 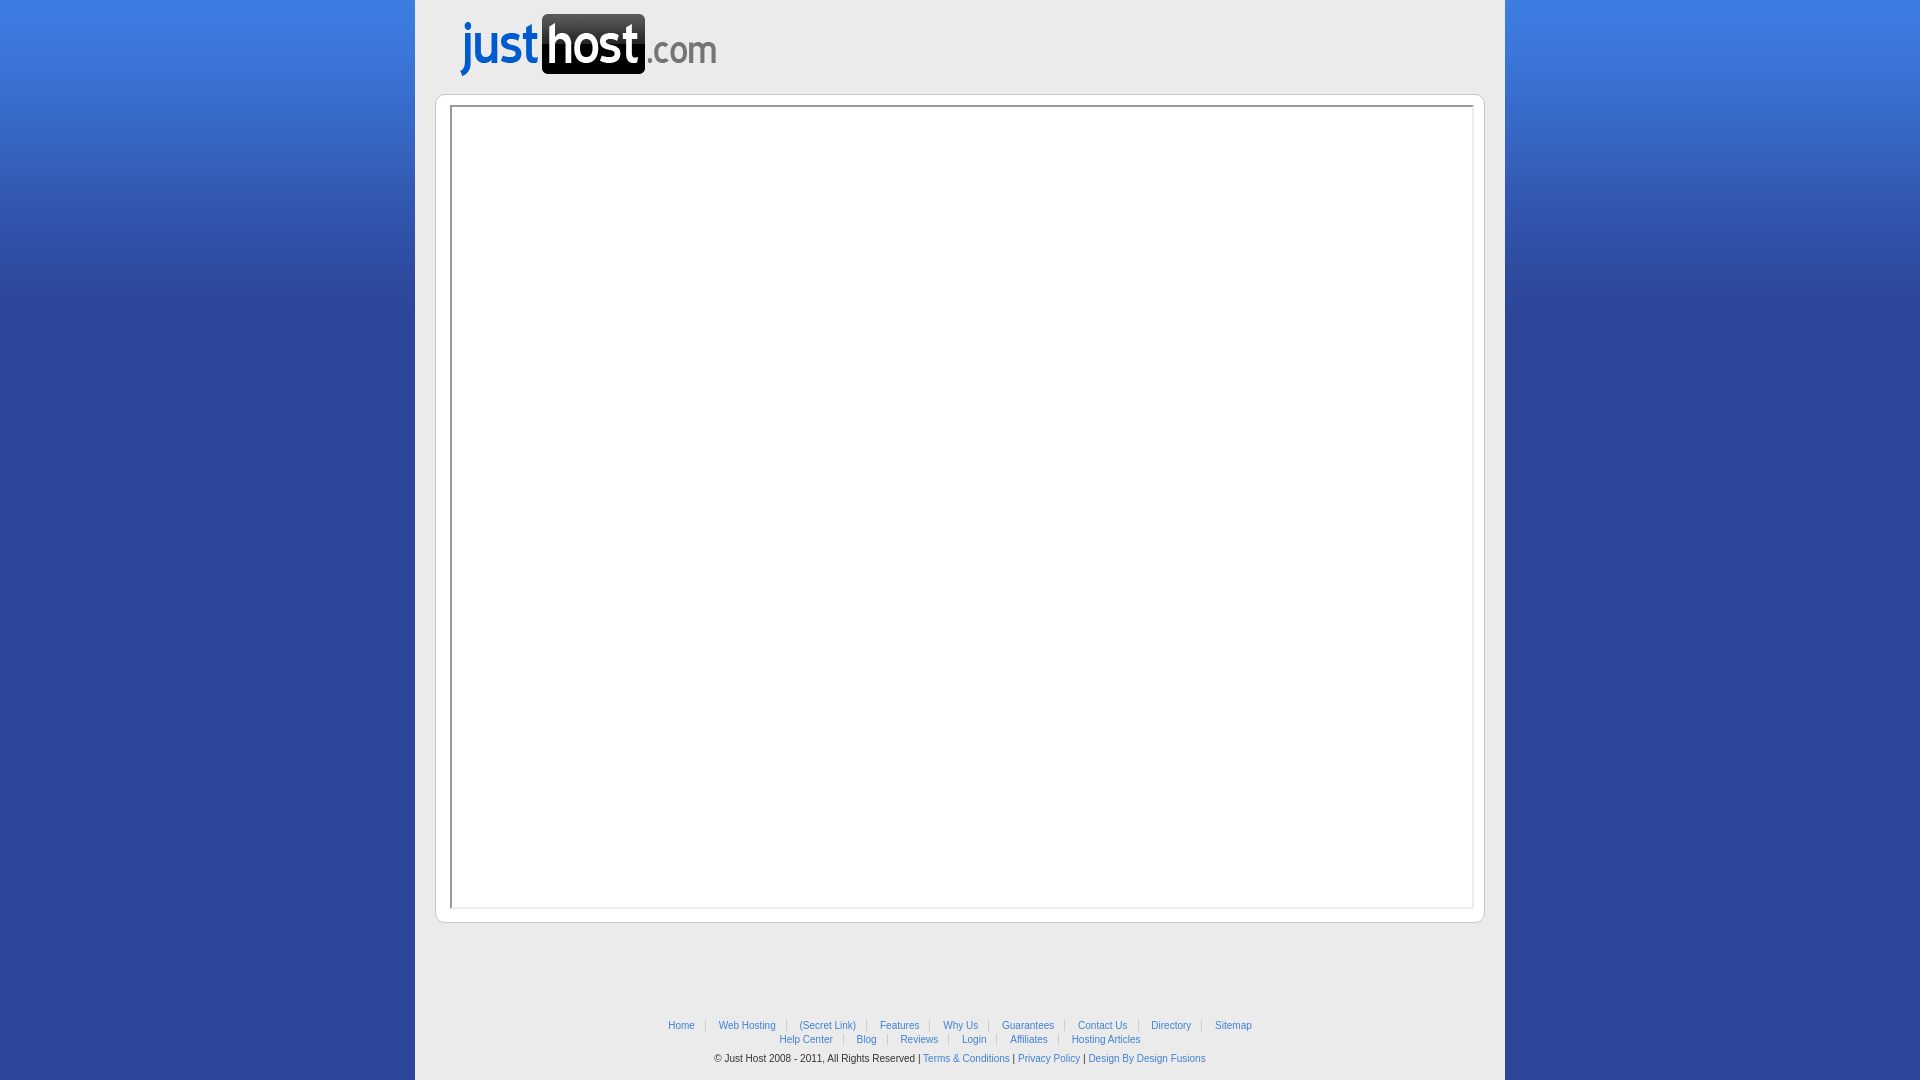 I want to click on 'Sitemap', so click(x=1232, y=1025).